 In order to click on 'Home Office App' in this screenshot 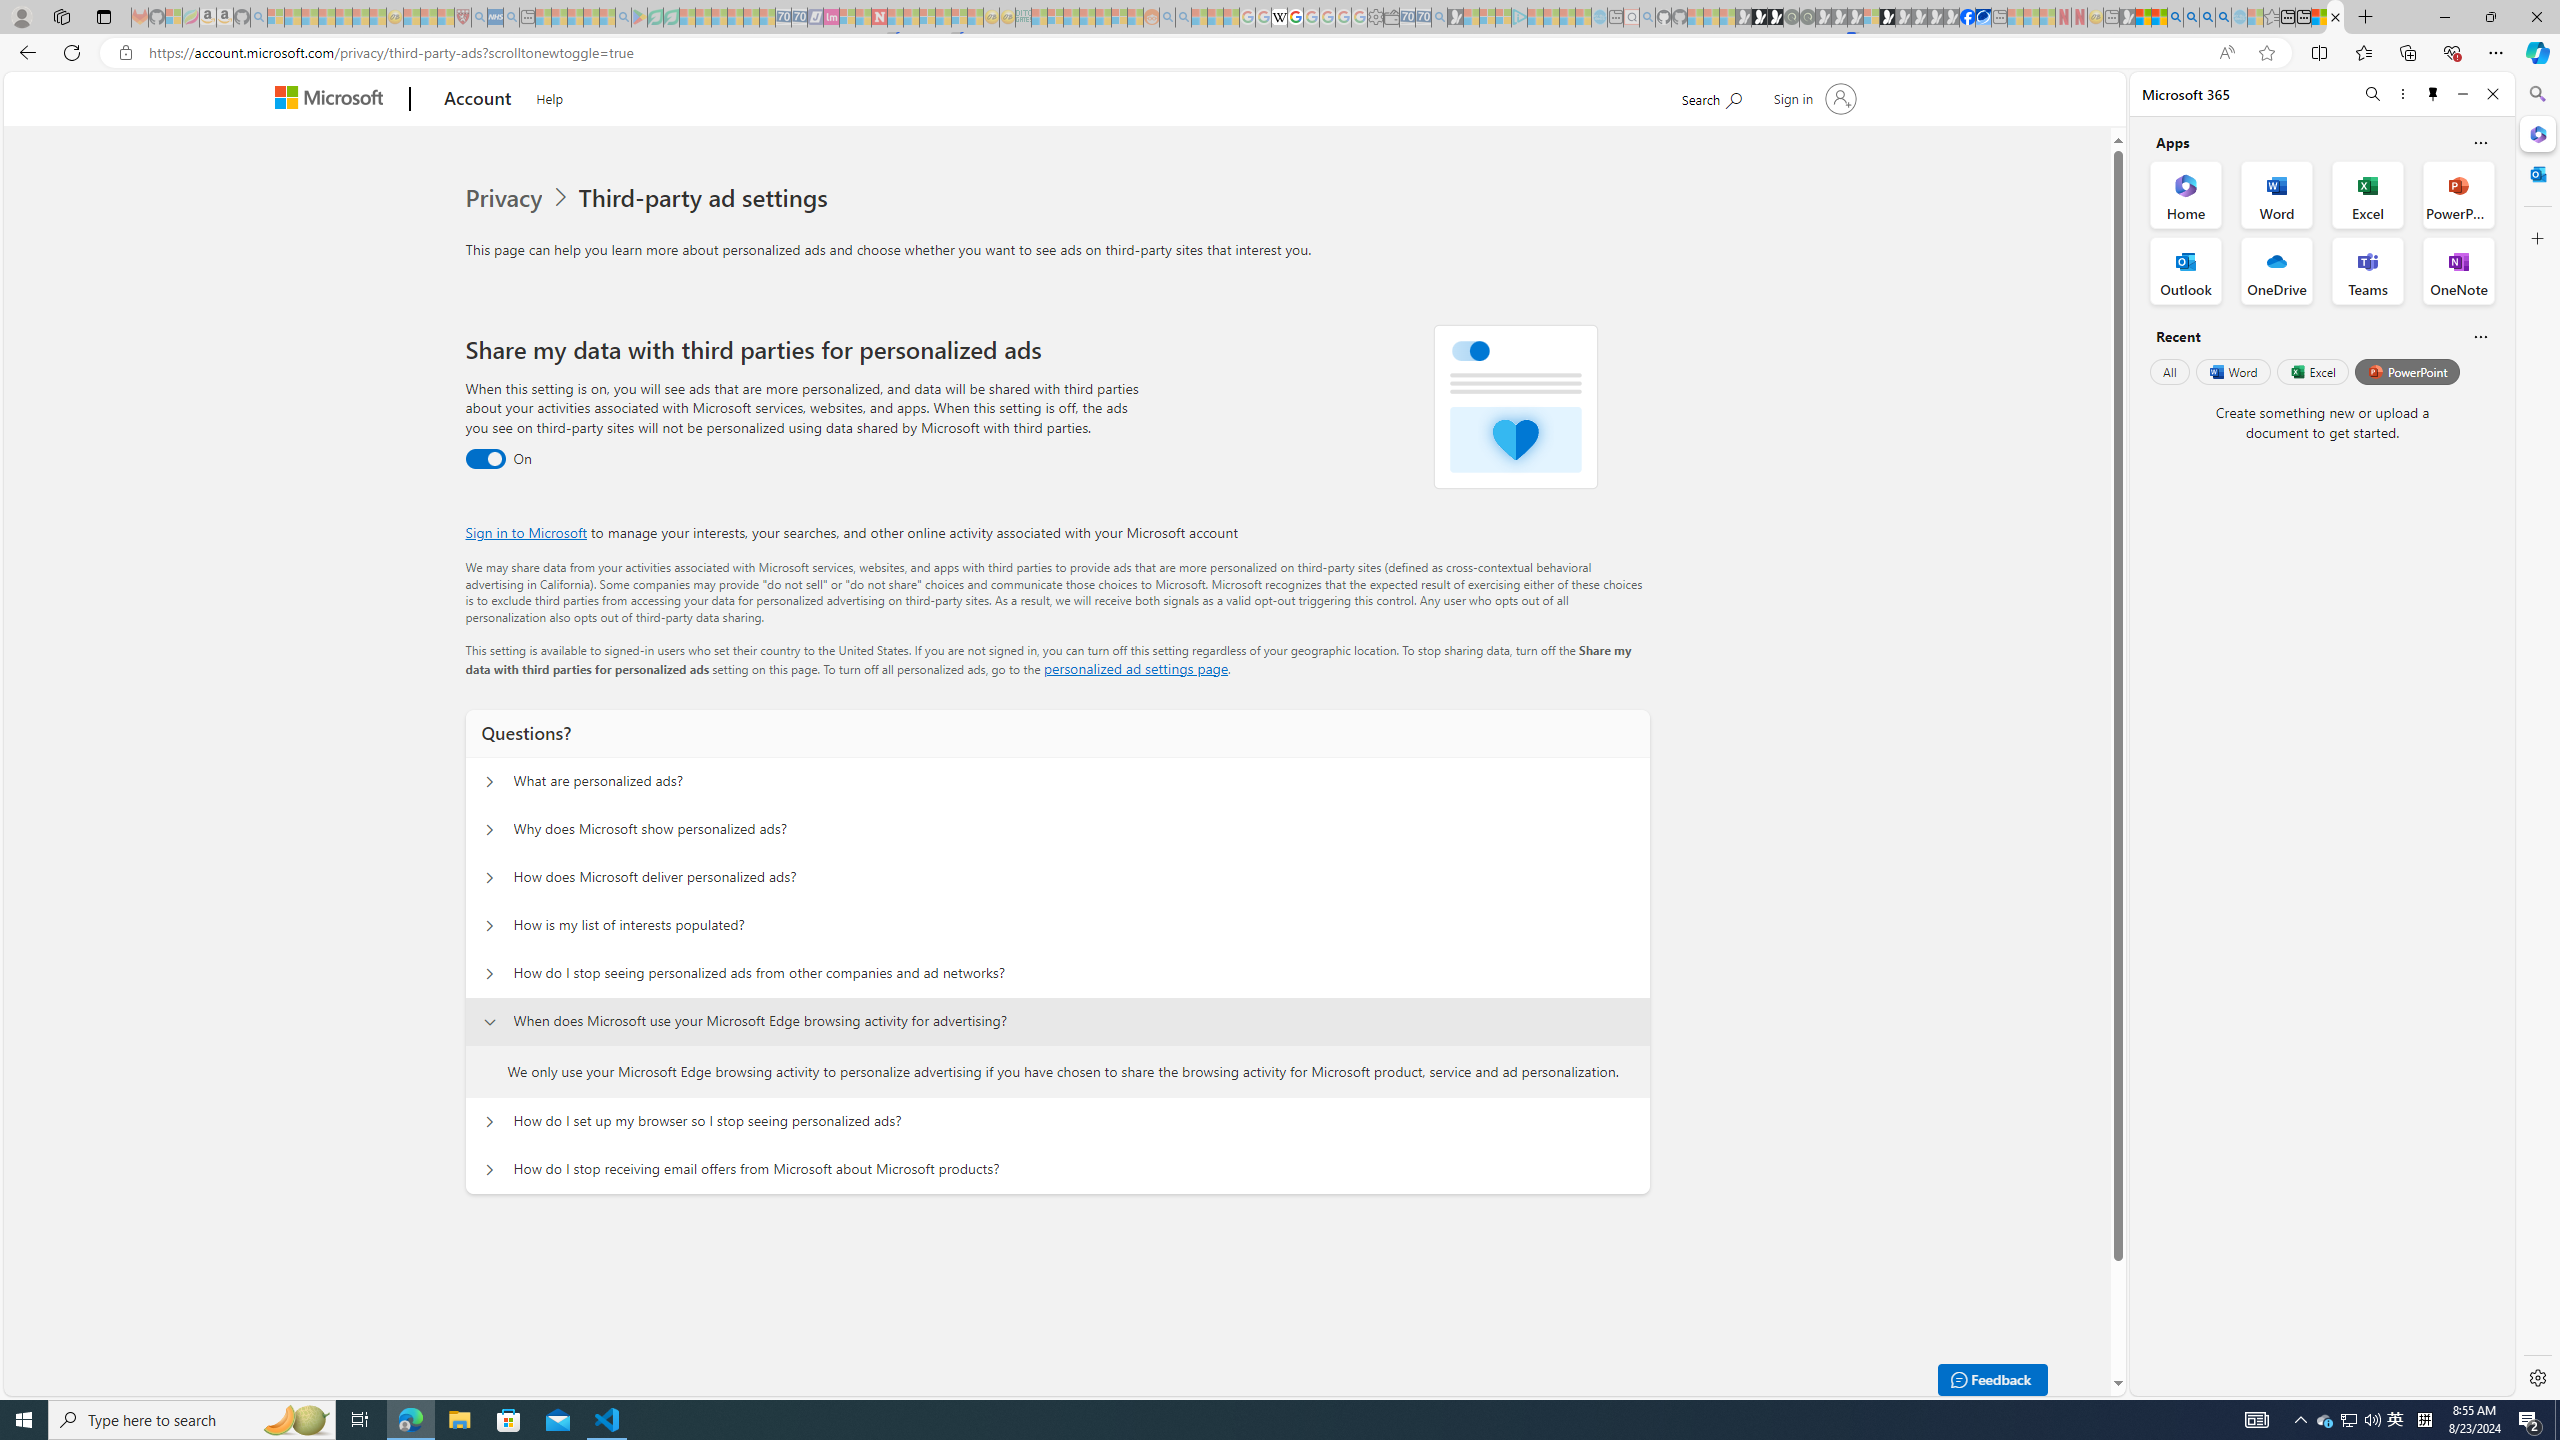, I will do `click(2185, 195)`.